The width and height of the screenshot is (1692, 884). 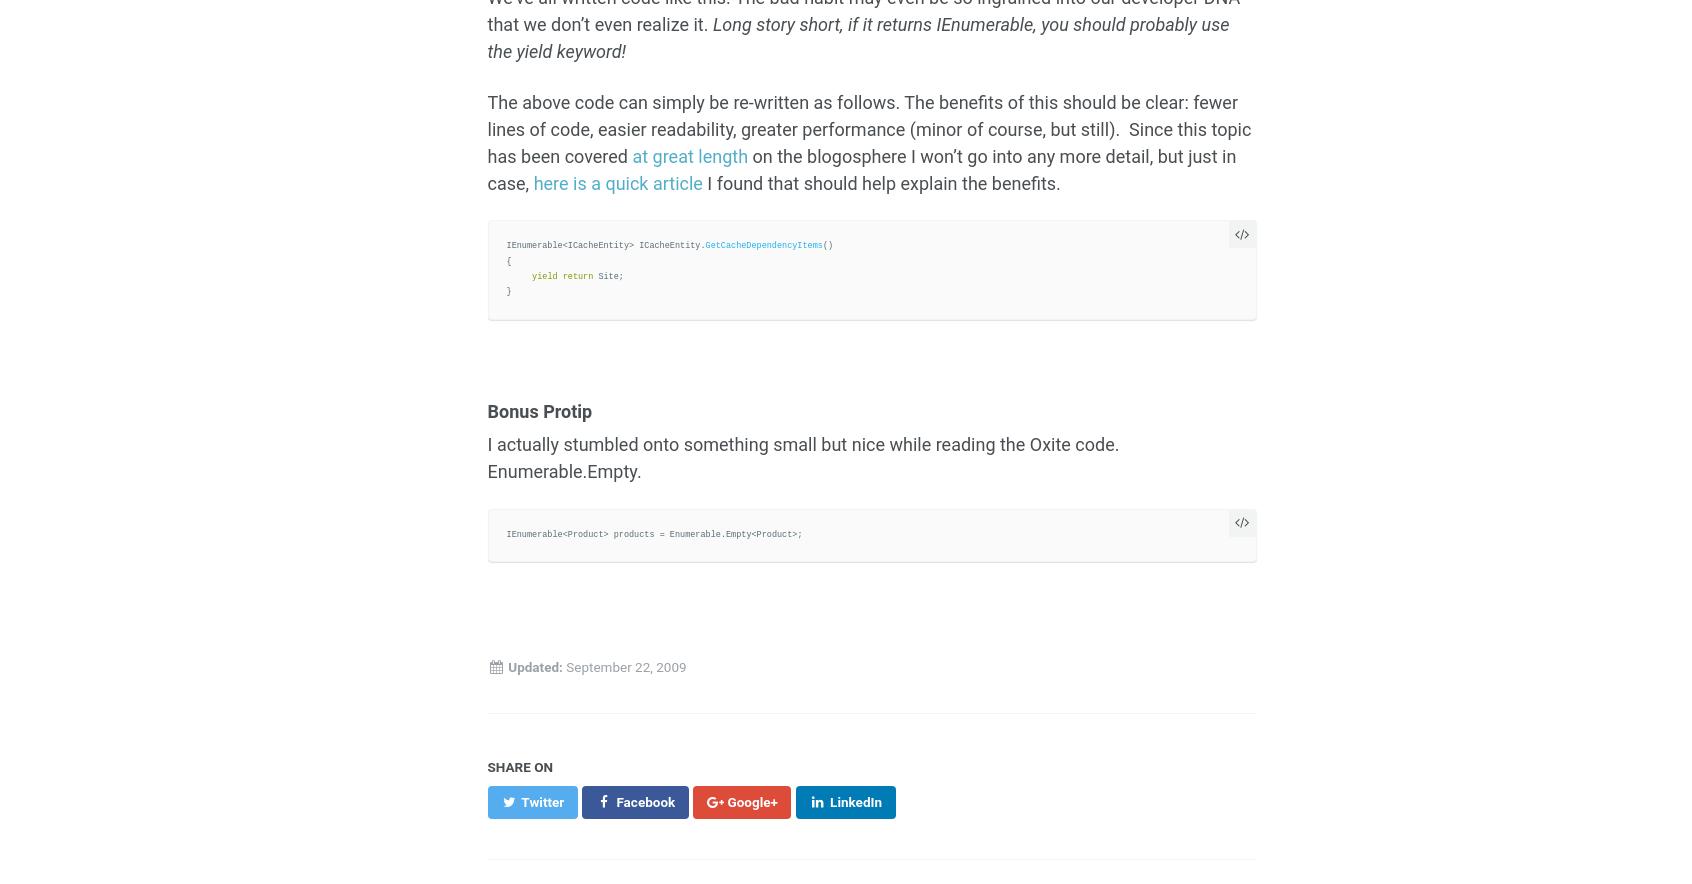 What do you see at coordinates (616, 274) in the screenshot?
I see `';'` at bounding box center [616, 274].